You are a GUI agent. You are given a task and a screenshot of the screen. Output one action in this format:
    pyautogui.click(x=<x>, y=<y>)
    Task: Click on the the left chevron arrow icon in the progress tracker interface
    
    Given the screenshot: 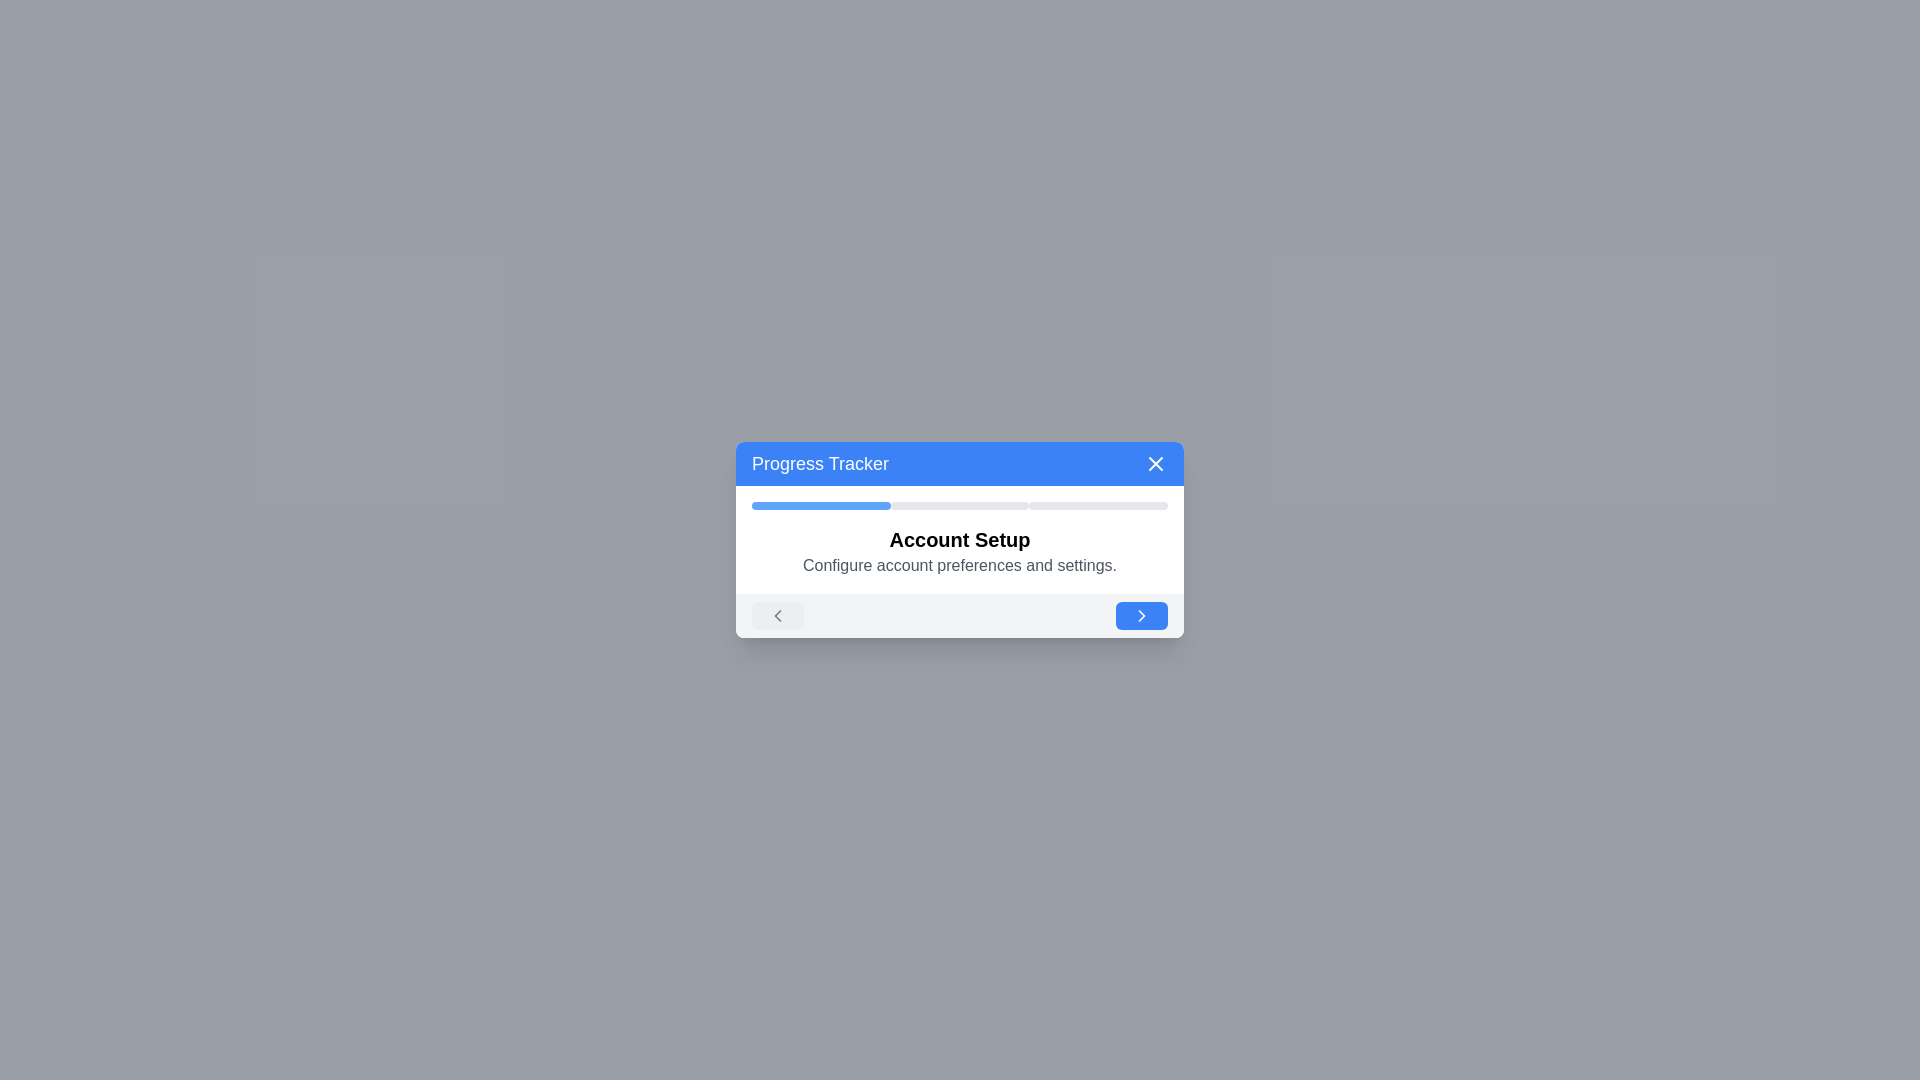 What is the action you would take?
    pyautogui.click(x=776, y=615)
    